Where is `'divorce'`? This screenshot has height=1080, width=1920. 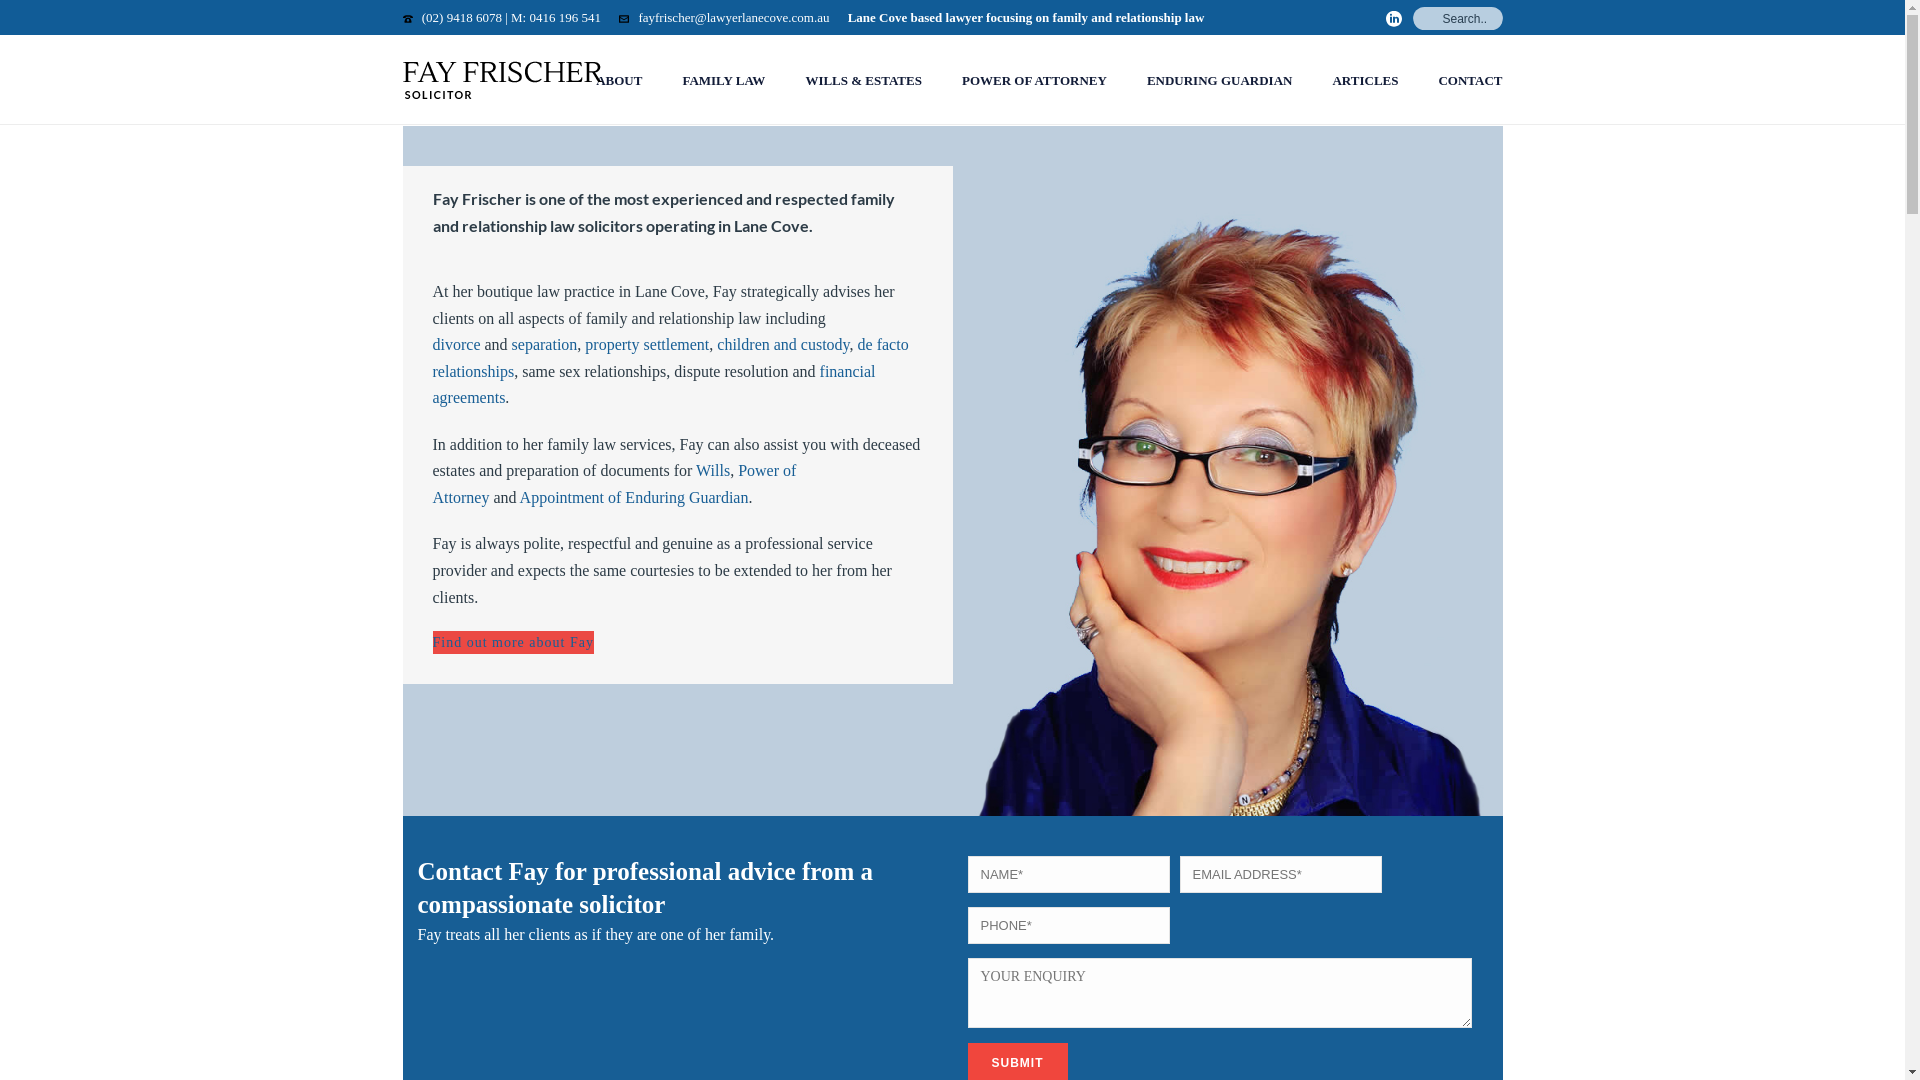 'divorce' is located at coordinates (455, 343).